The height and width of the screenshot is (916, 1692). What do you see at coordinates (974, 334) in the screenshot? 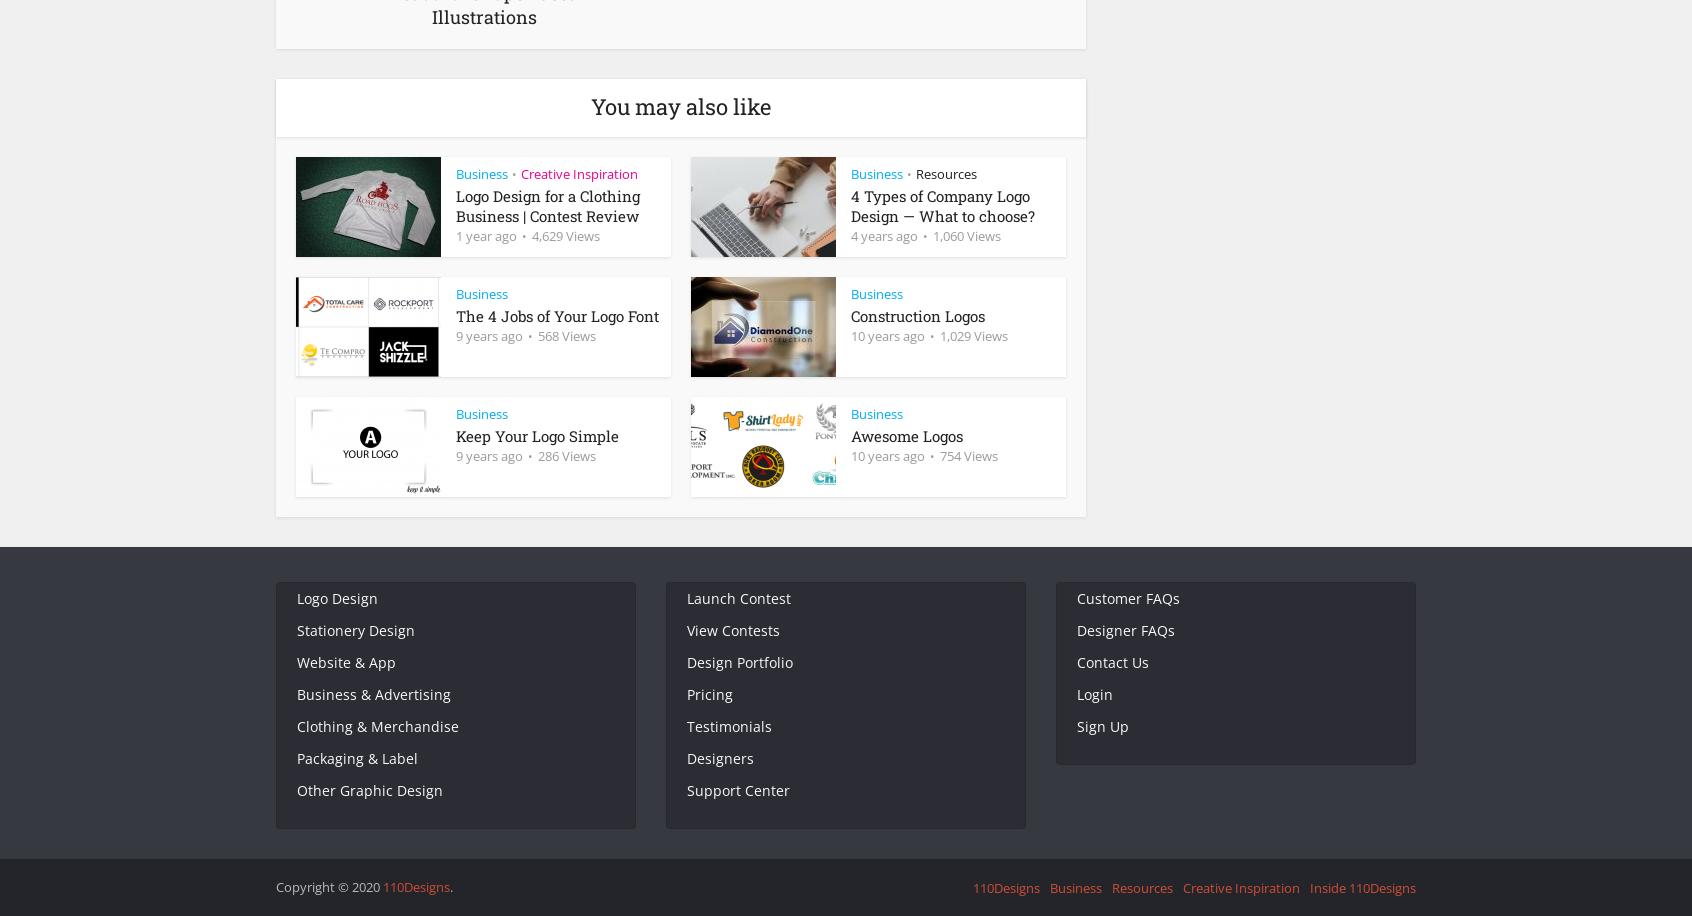
I see `'1,029 Views'` at bounding box center [974, 334].